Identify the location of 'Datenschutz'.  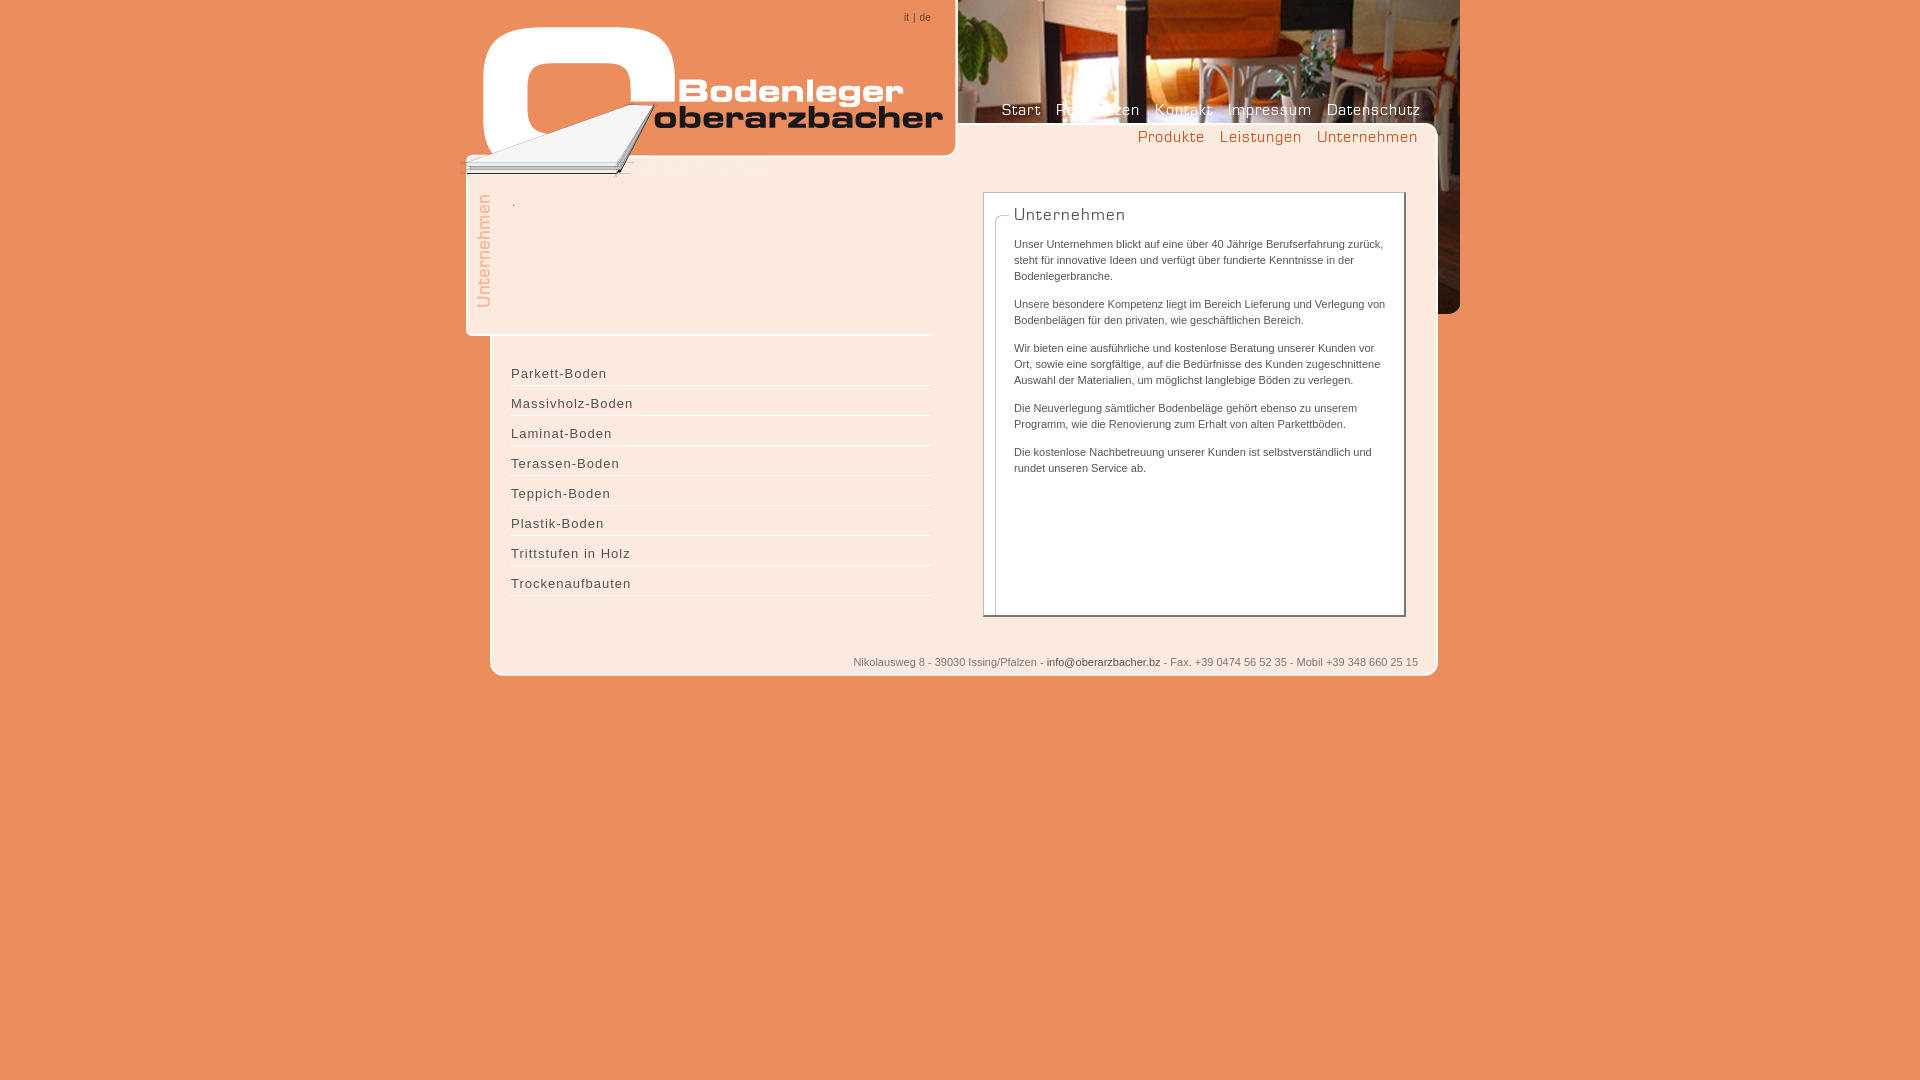
(1372, 109).